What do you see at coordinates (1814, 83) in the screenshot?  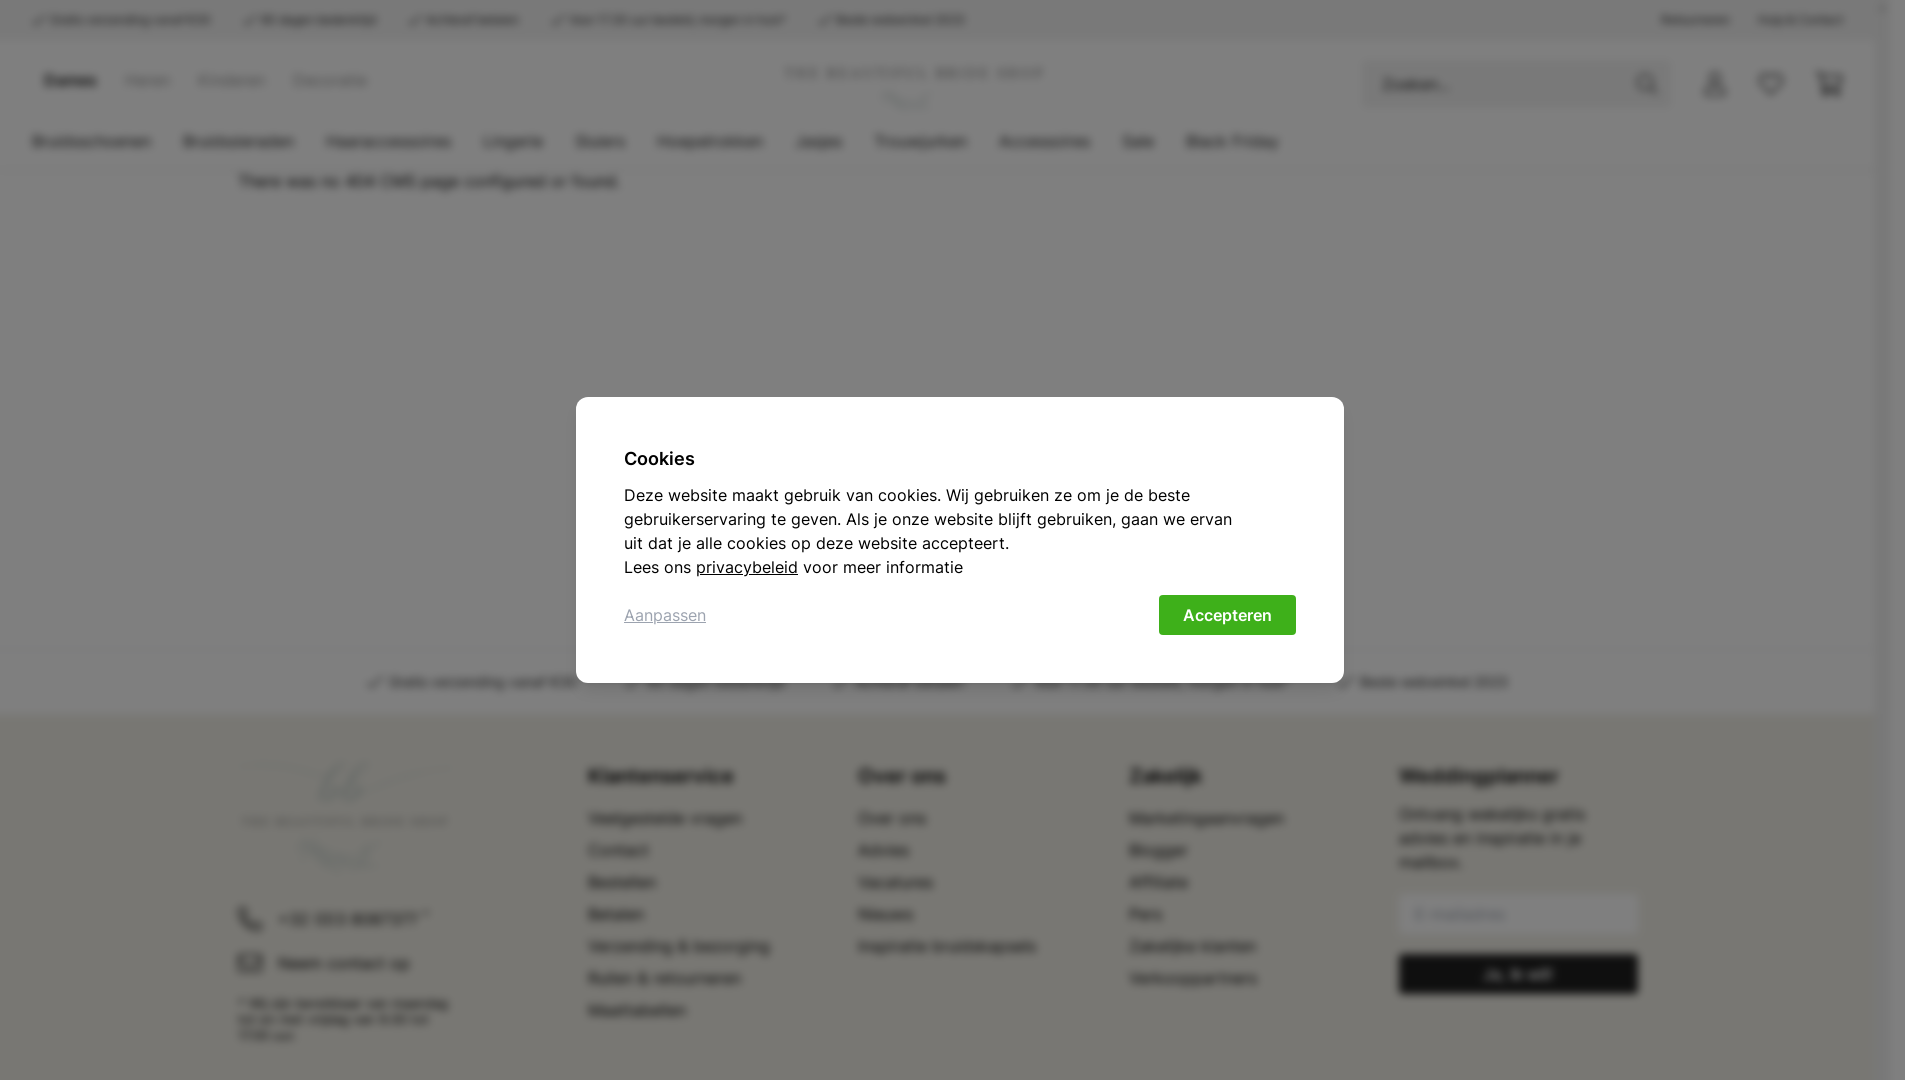 I see `'Winkelwagen'` at bounding box center [1814, 83].